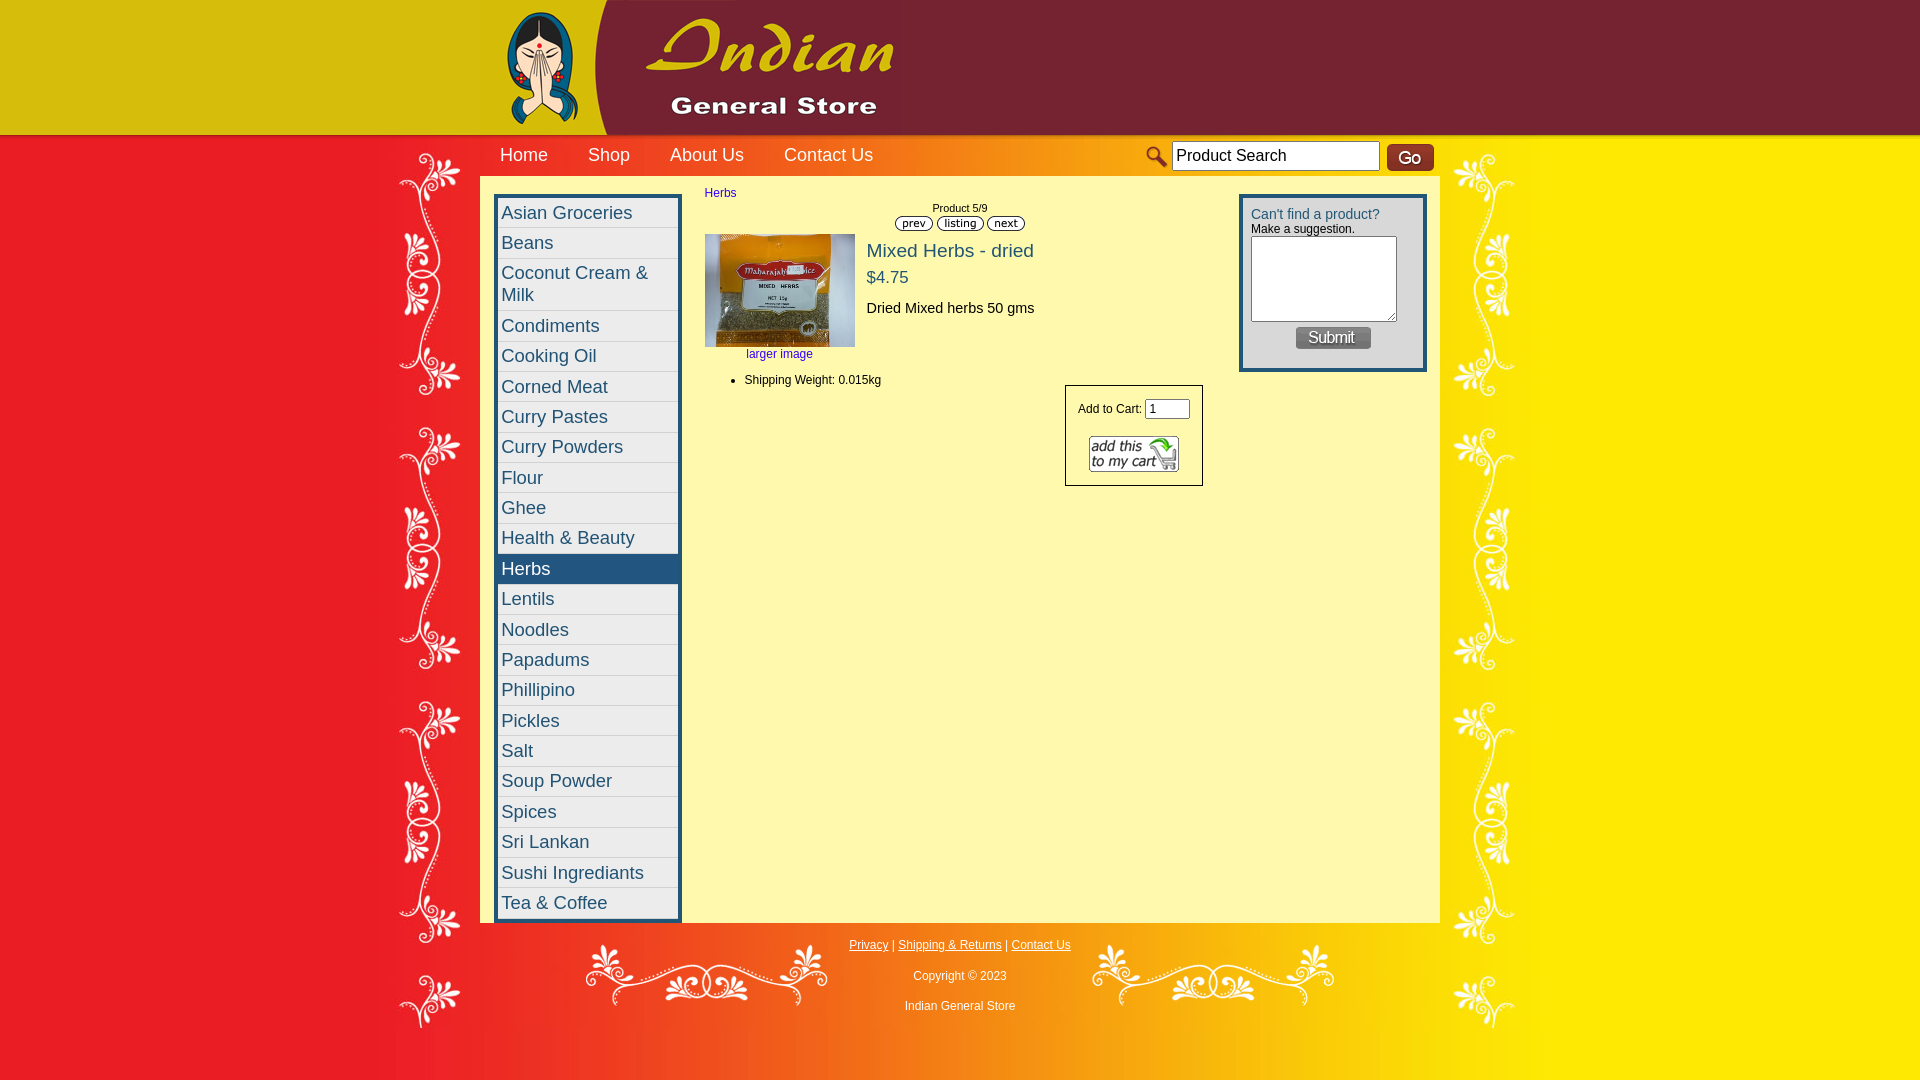 The height and width of the screenshot is (1080, 1920). Describe the element at coordinates (587, 386) in the screenshot. I see `'Corned Meat'` at that location.